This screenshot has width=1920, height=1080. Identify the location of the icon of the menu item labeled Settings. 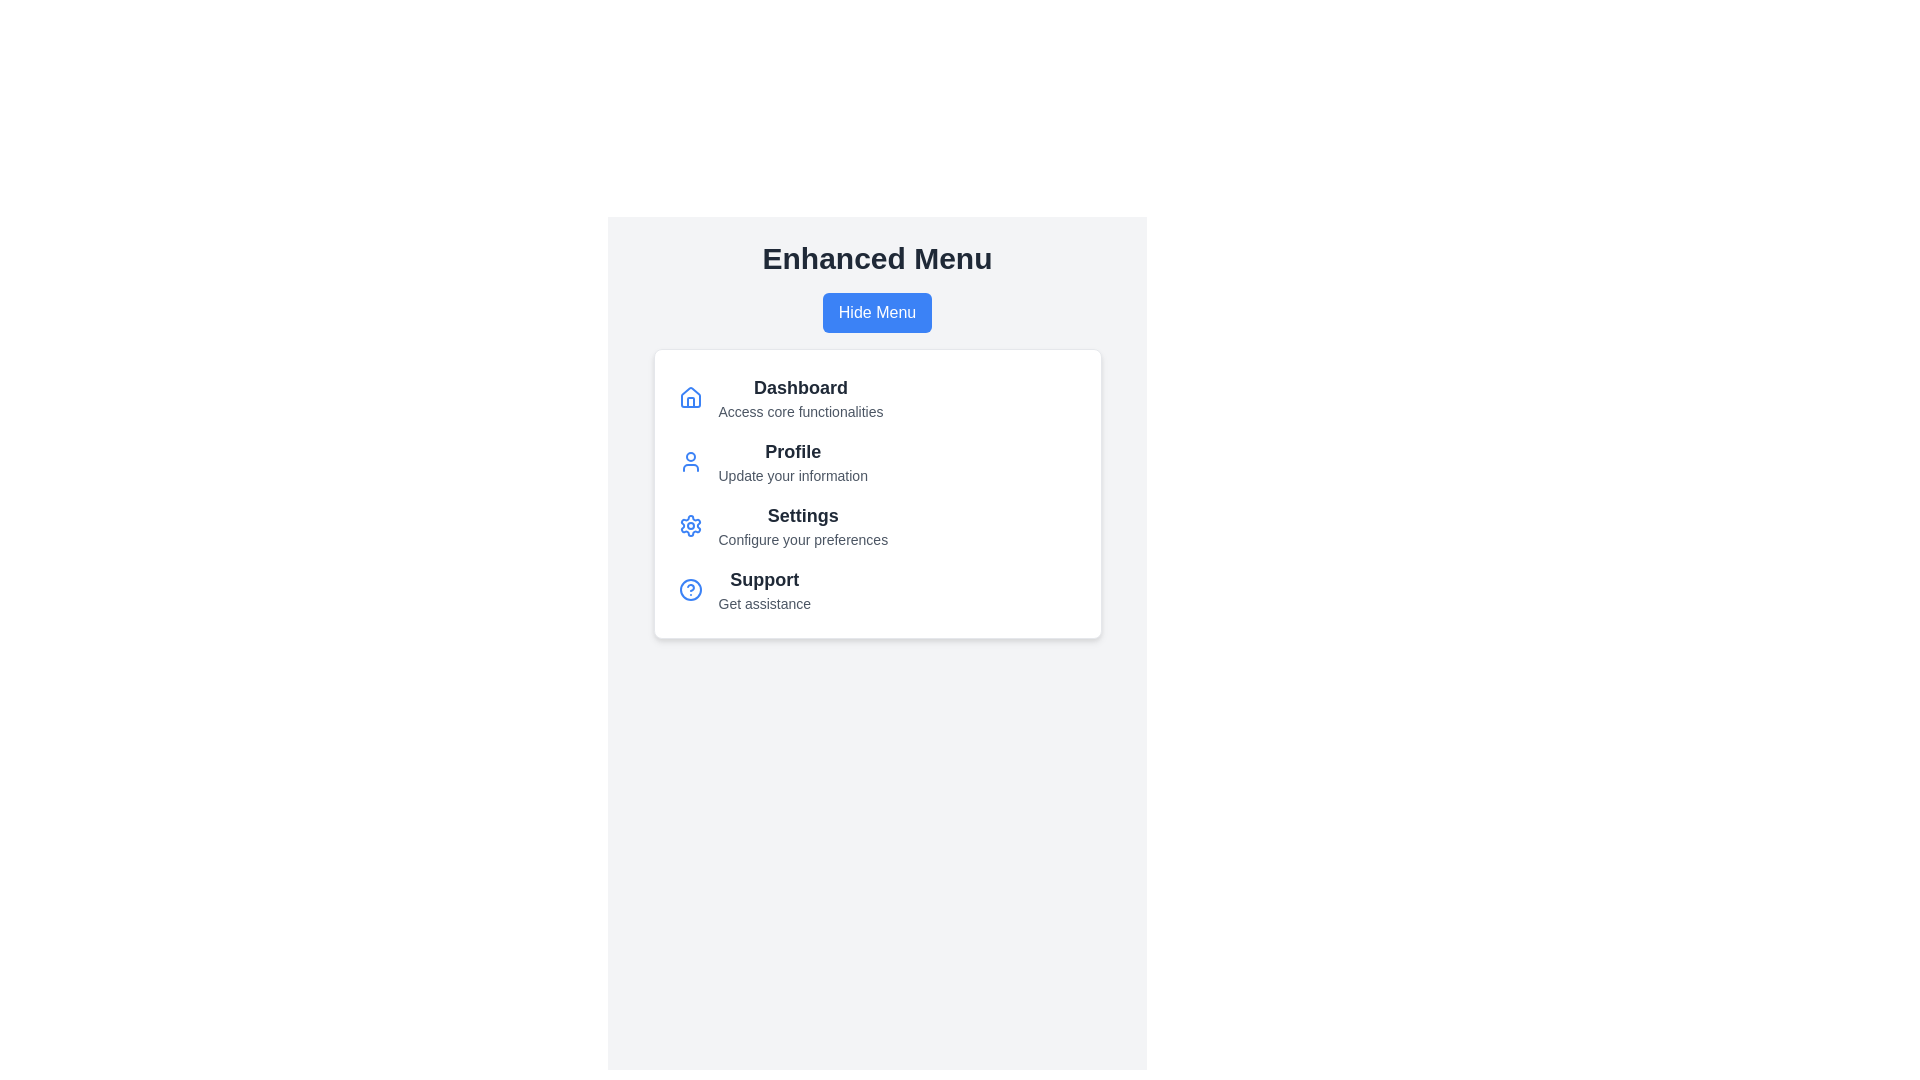
(690, 524).